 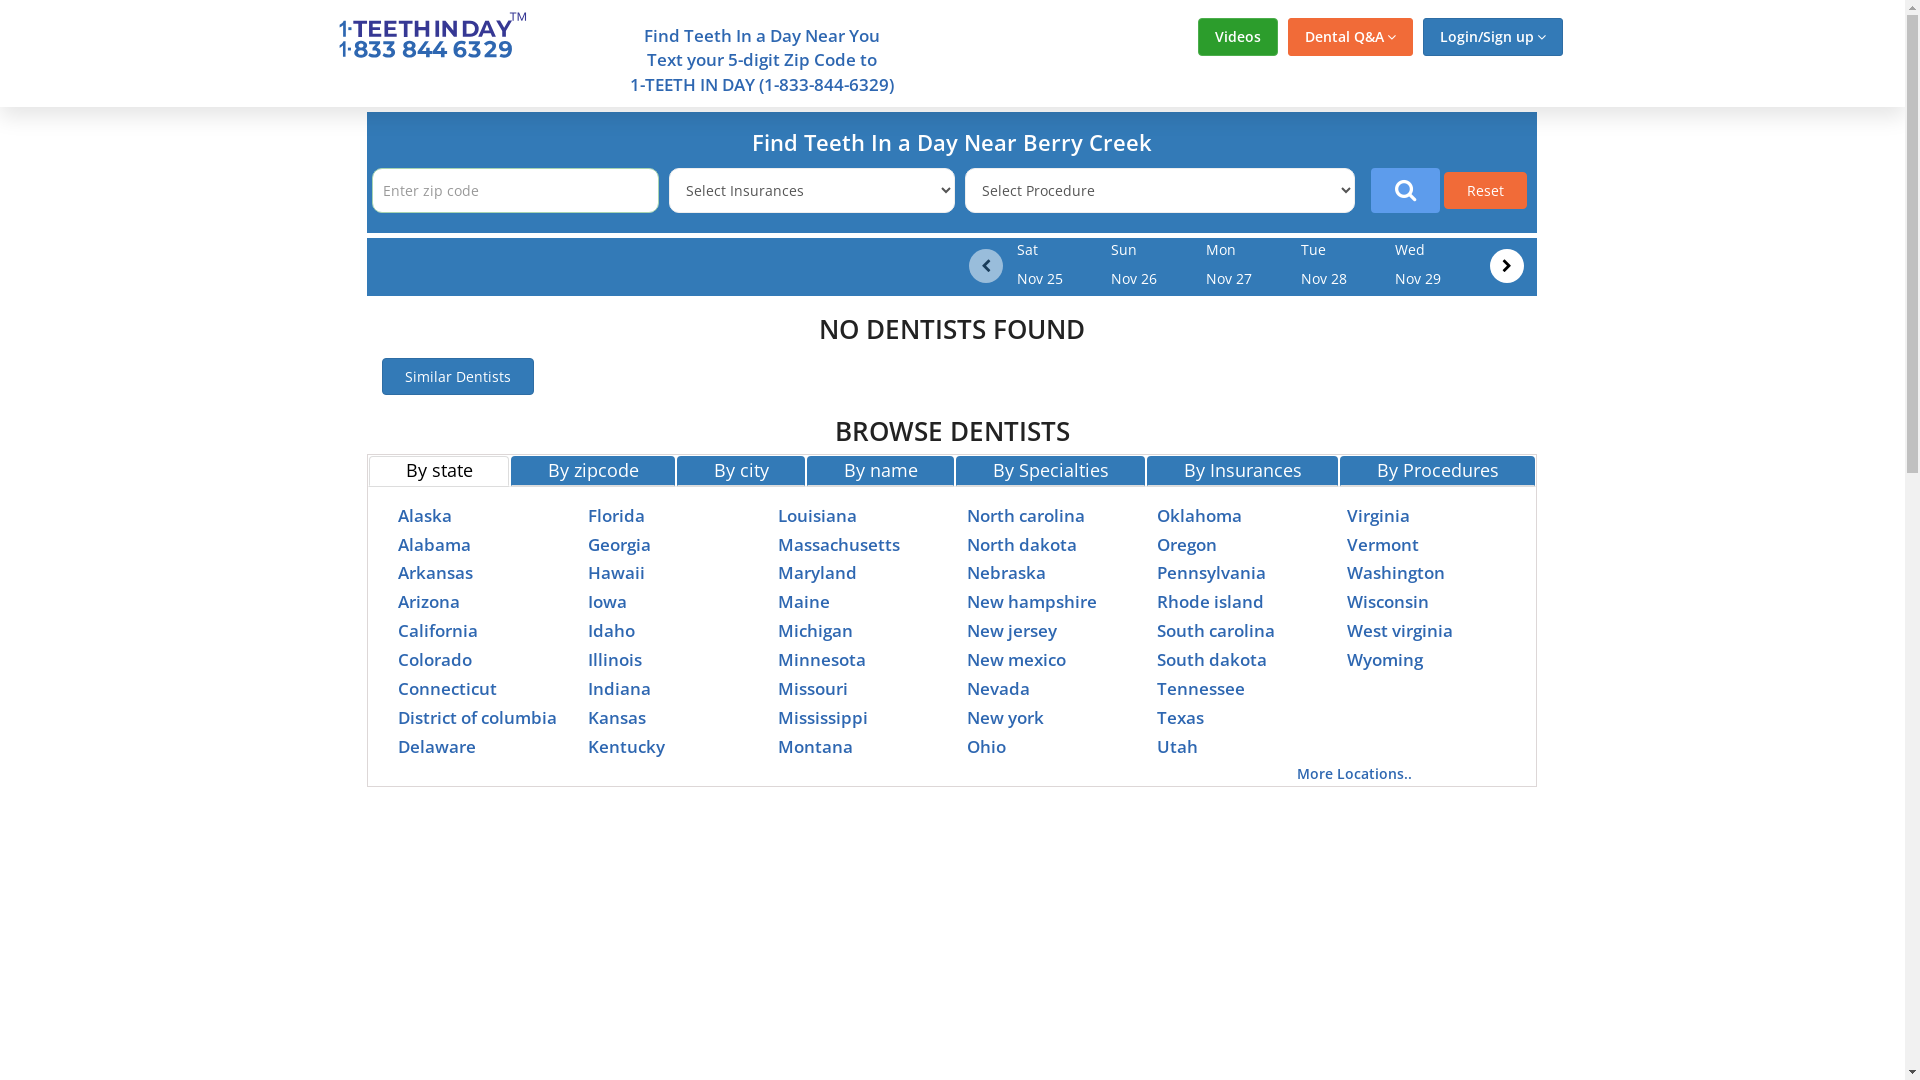 What do you see at coordinates (804, 600) in the screenshot?
I see `'Maine'` at bounding box center [804, 600].